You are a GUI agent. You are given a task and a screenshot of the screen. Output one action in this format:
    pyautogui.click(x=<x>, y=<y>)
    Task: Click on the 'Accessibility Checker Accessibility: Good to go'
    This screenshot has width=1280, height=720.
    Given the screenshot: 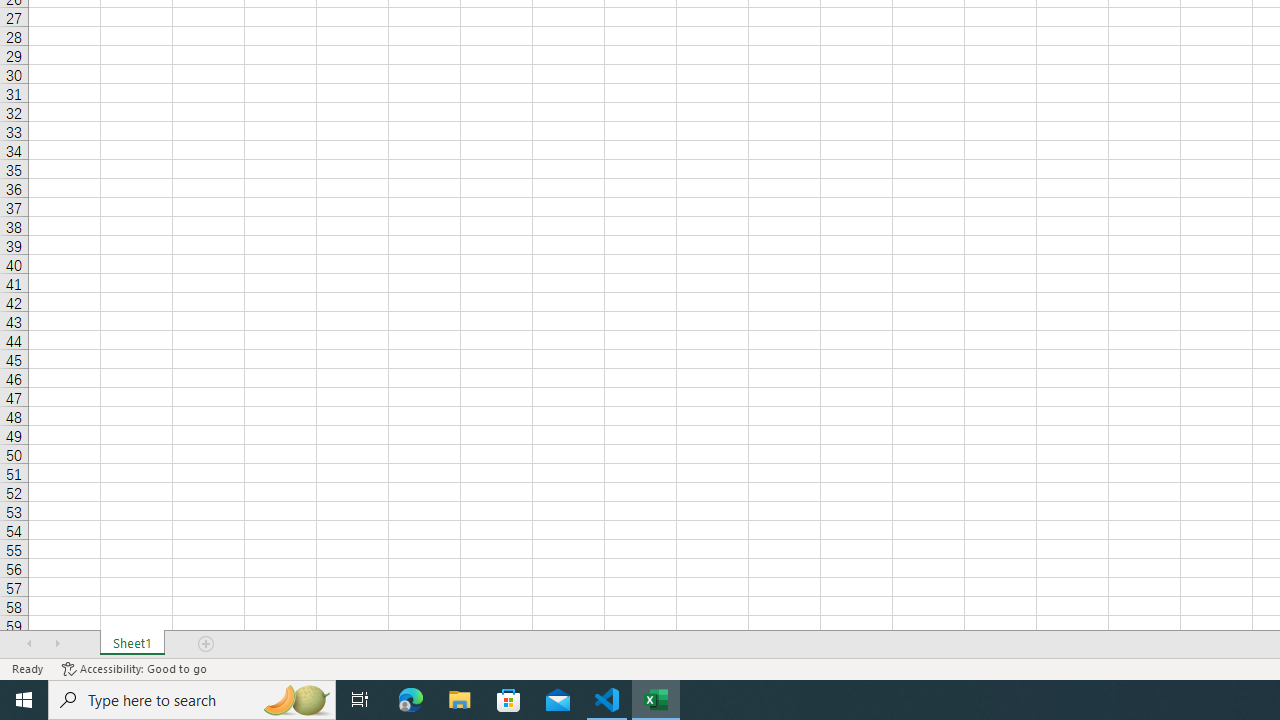 What is the action you would take?
    pyautogui.click(x=133, y=669)
    